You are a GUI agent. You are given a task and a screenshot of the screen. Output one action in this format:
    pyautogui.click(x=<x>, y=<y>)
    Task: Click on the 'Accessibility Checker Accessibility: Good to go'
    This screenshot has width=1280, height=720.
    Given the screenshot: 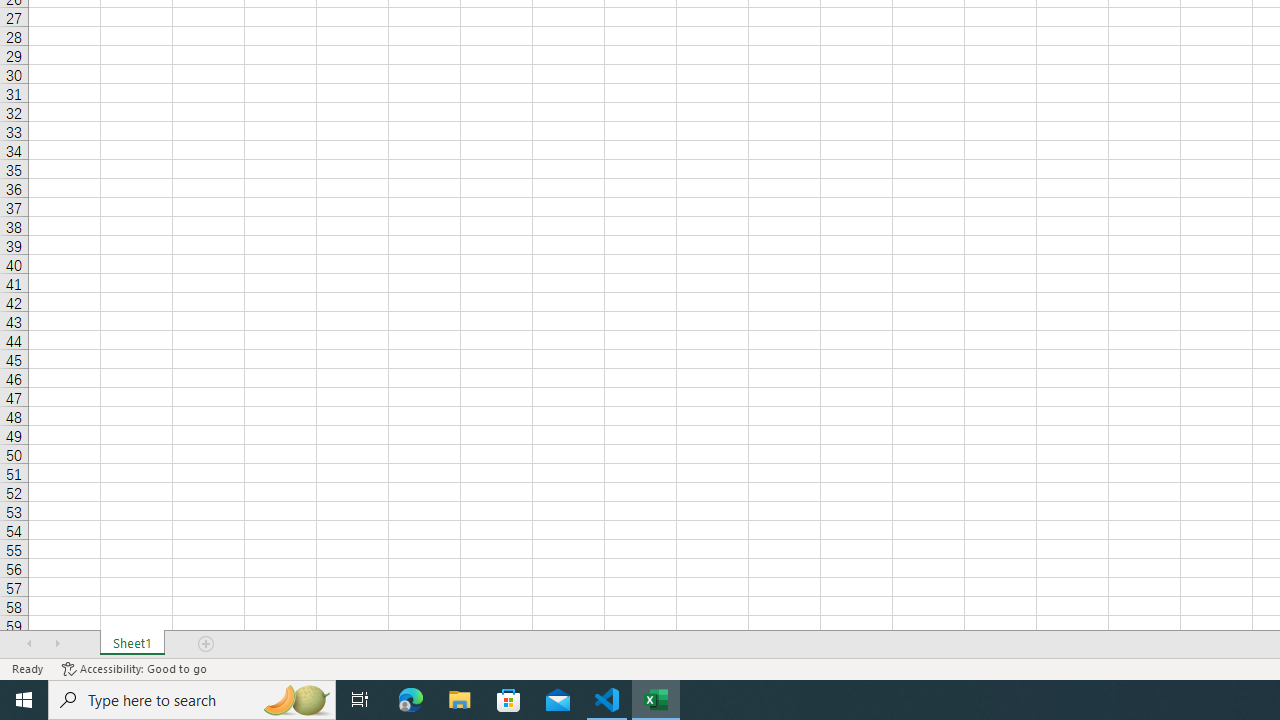 What is the action you would take?
    pyautogui.click(x=133, y=669)
    